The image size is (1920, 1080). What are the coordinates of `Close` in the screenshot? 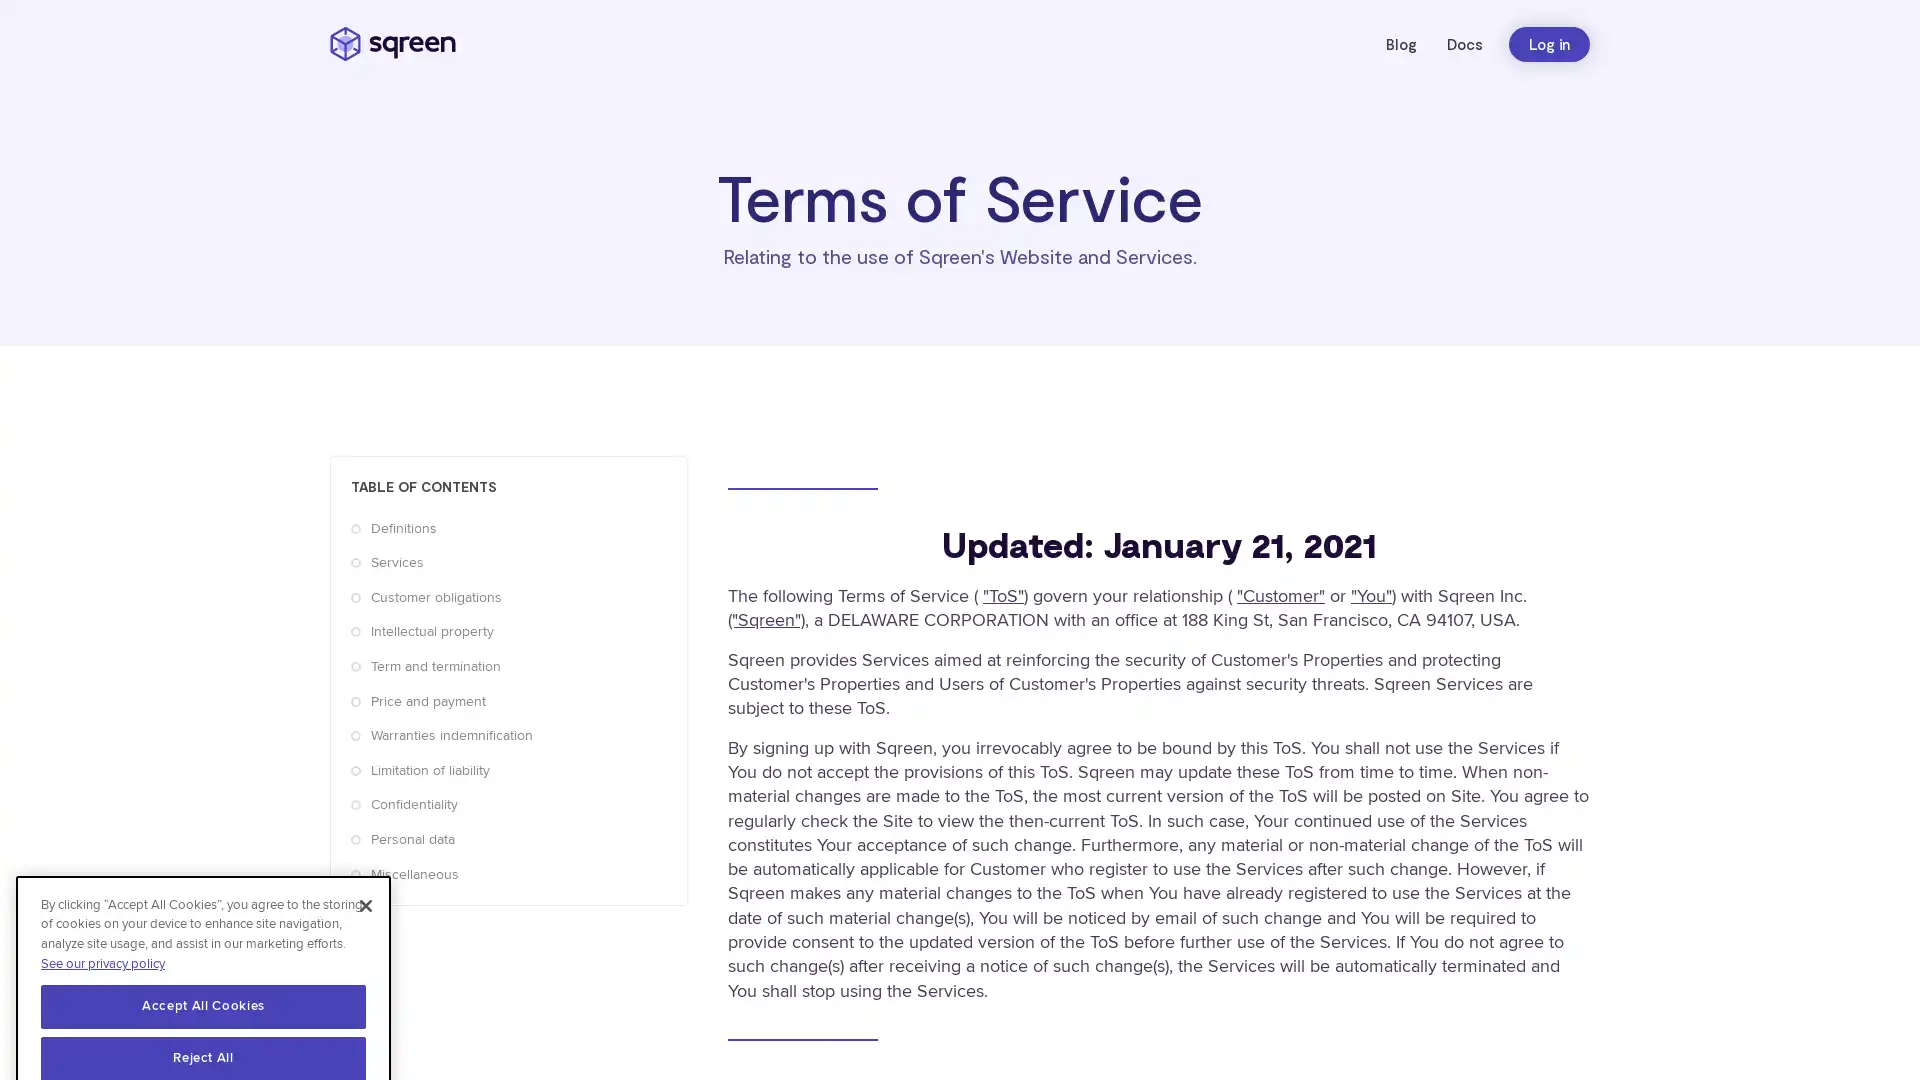 It's located at (365, 851).